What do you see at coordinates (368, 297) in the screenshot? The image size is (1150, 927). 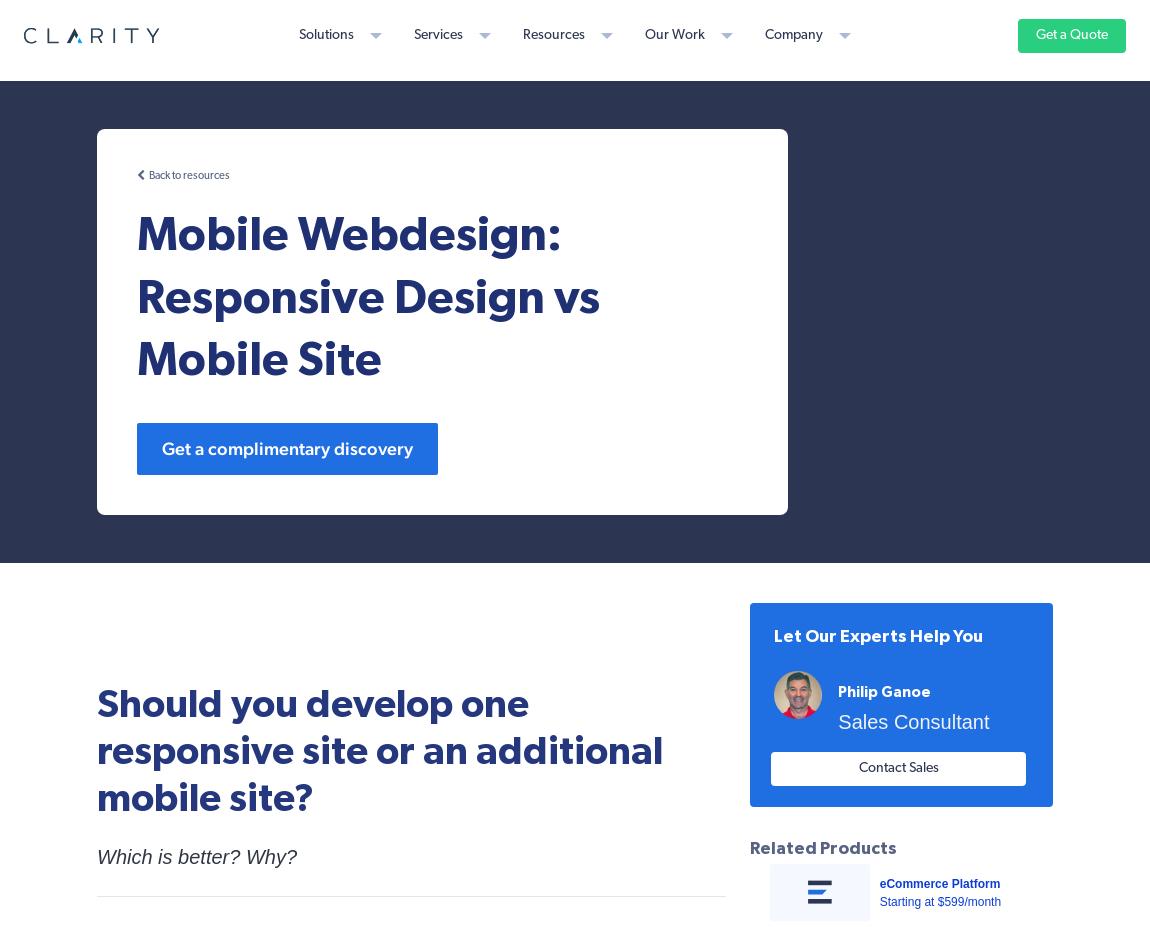 I see `'Mobile Webdesign: Responsive Design vs Mobile Site'` at bounding box center [368, 297].